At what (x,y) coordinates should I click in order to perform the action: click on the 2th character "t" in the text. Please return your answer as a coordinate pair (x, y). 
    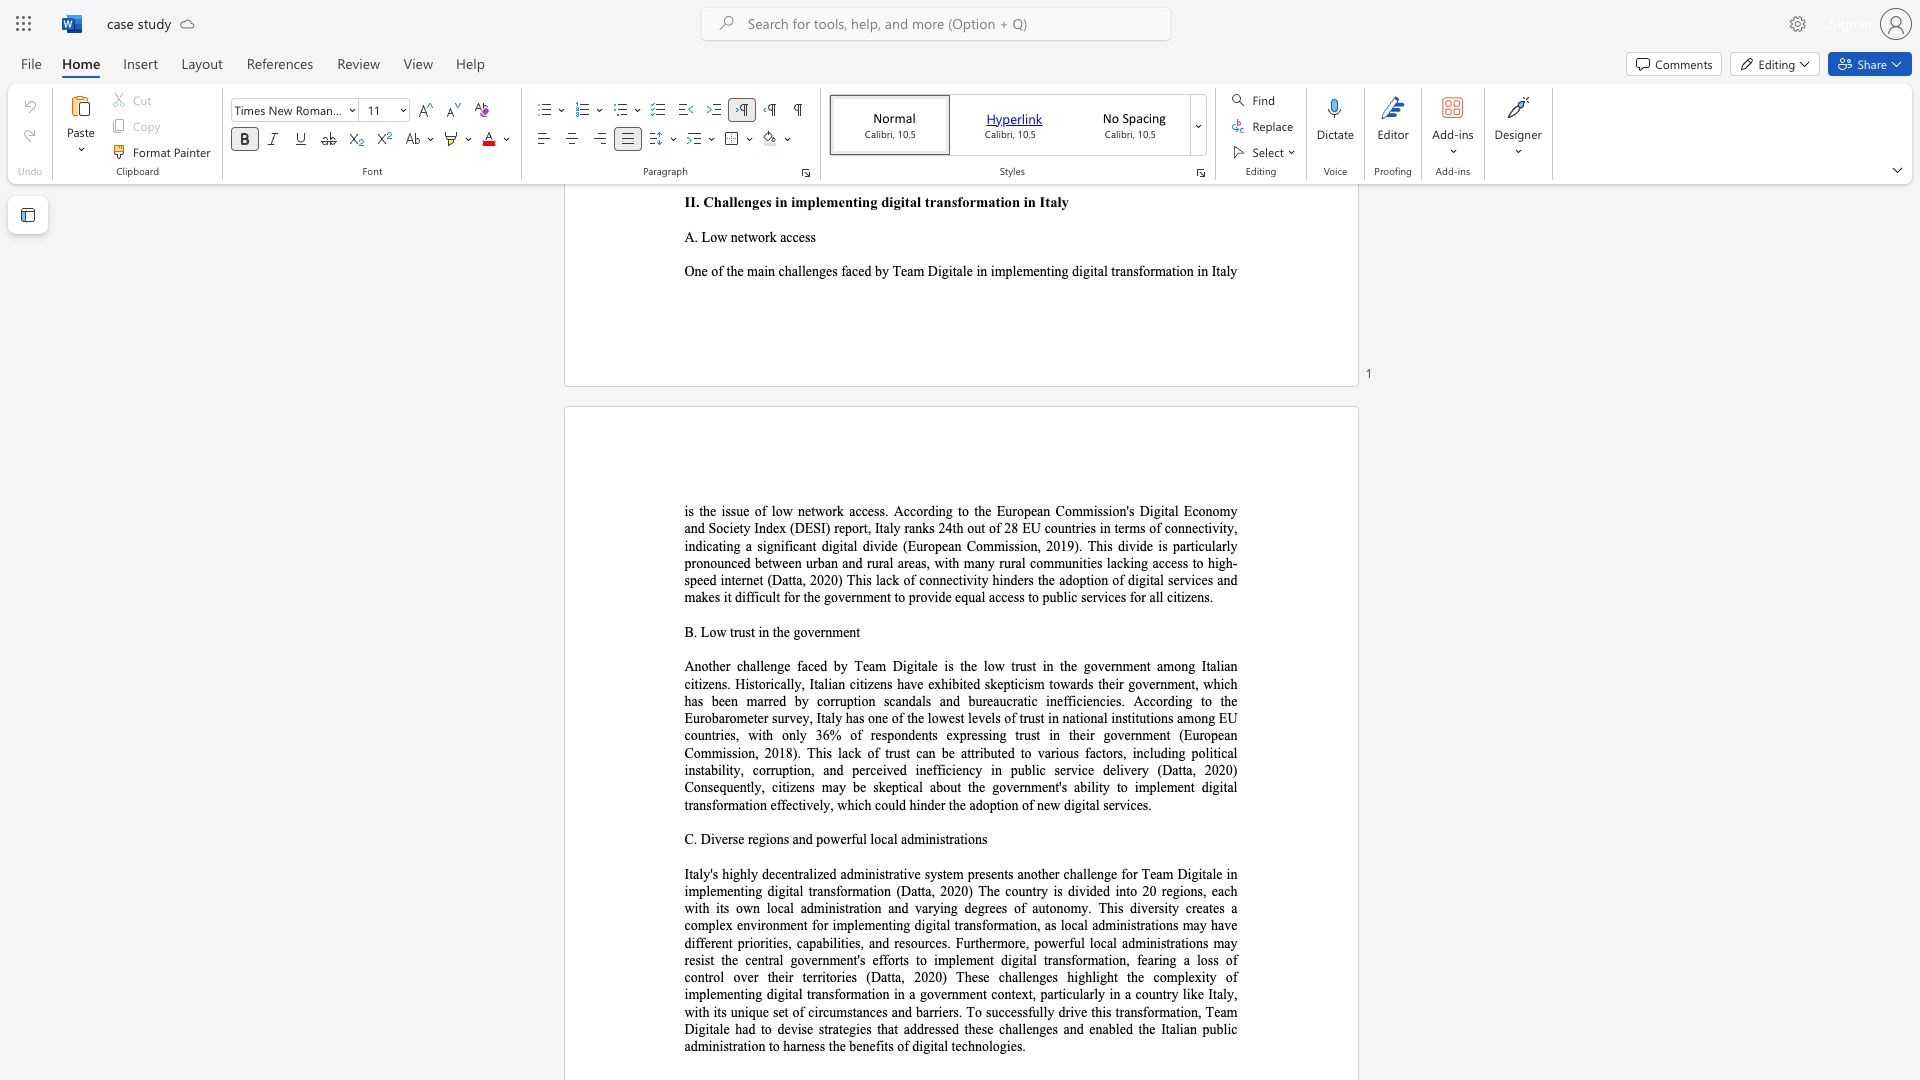
    Looking at the image, I should click on (752, 632).